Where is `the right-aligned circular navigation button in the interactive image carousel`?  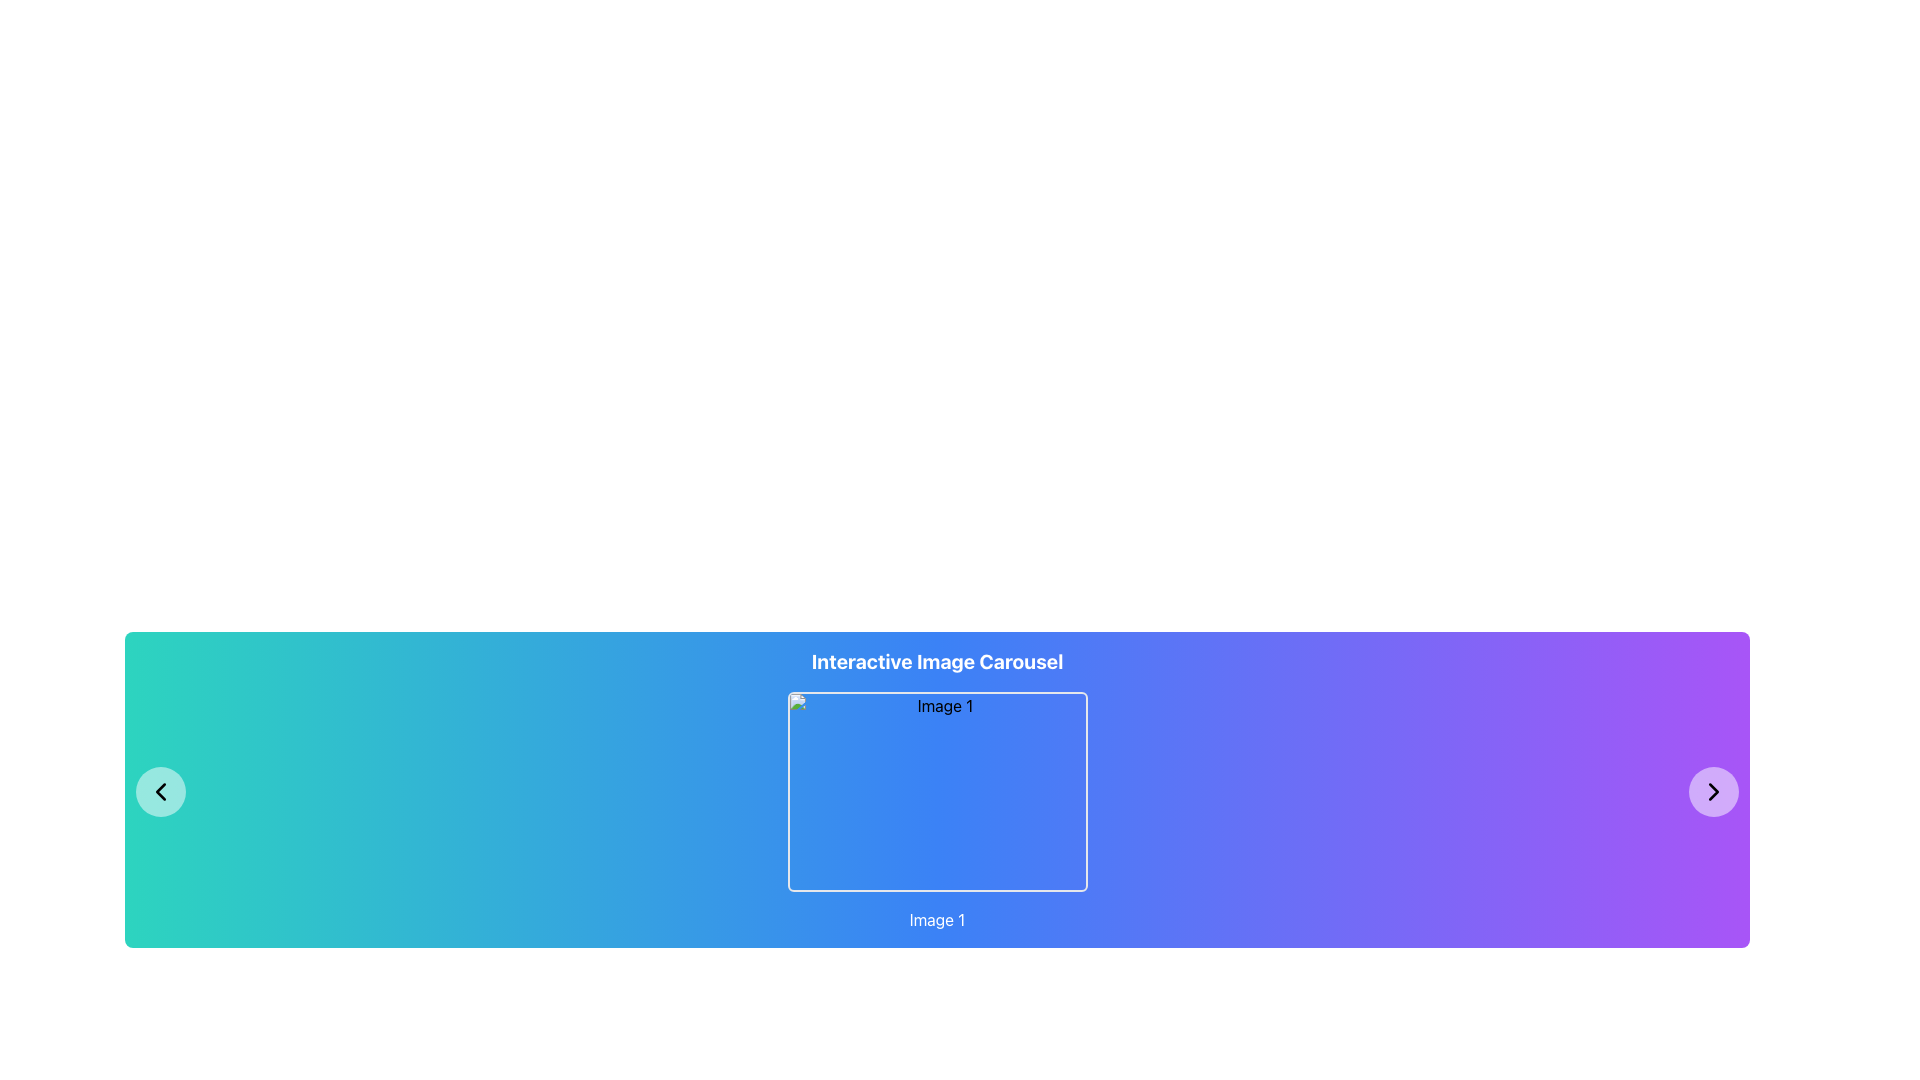
the right-aligned circular navigation button in the interactive image carousel is located at coordinates (1712, 790).